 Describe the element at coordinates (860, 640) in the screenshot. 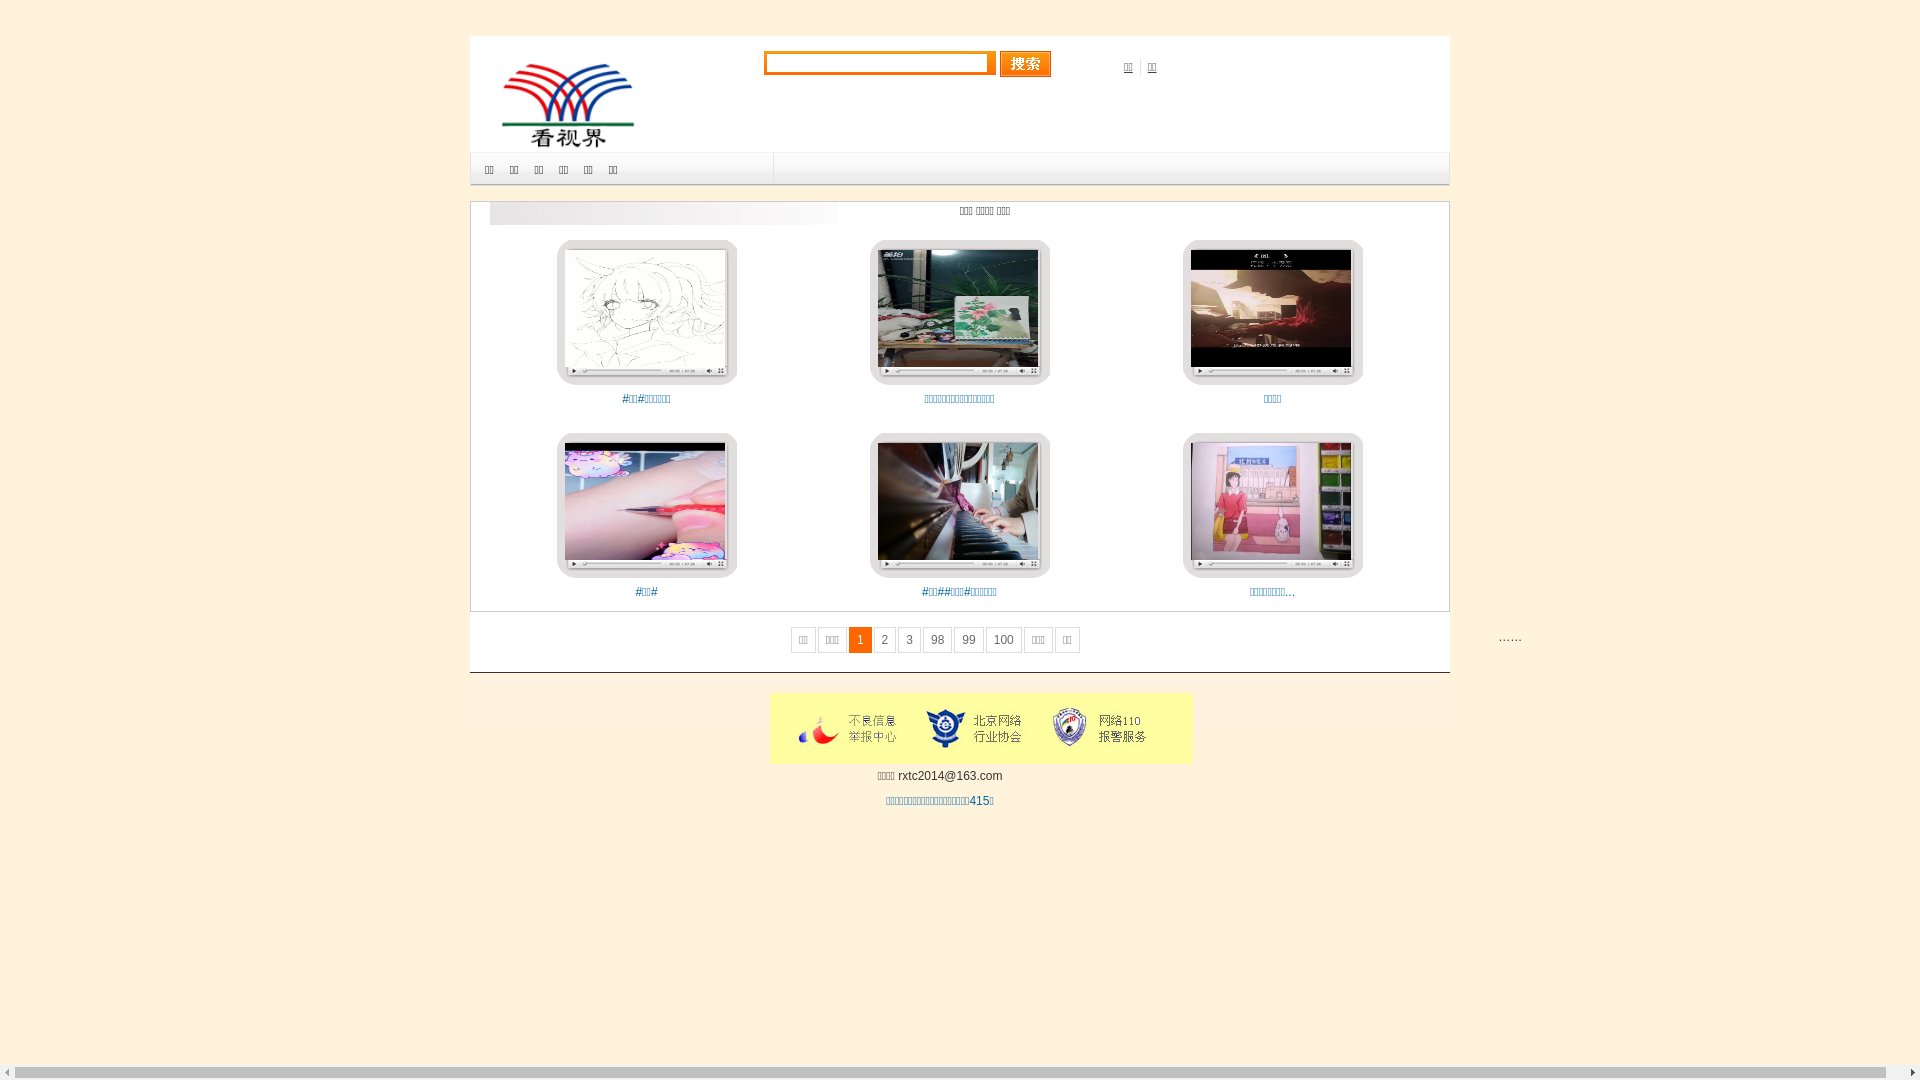

I see `'1'` at that location.